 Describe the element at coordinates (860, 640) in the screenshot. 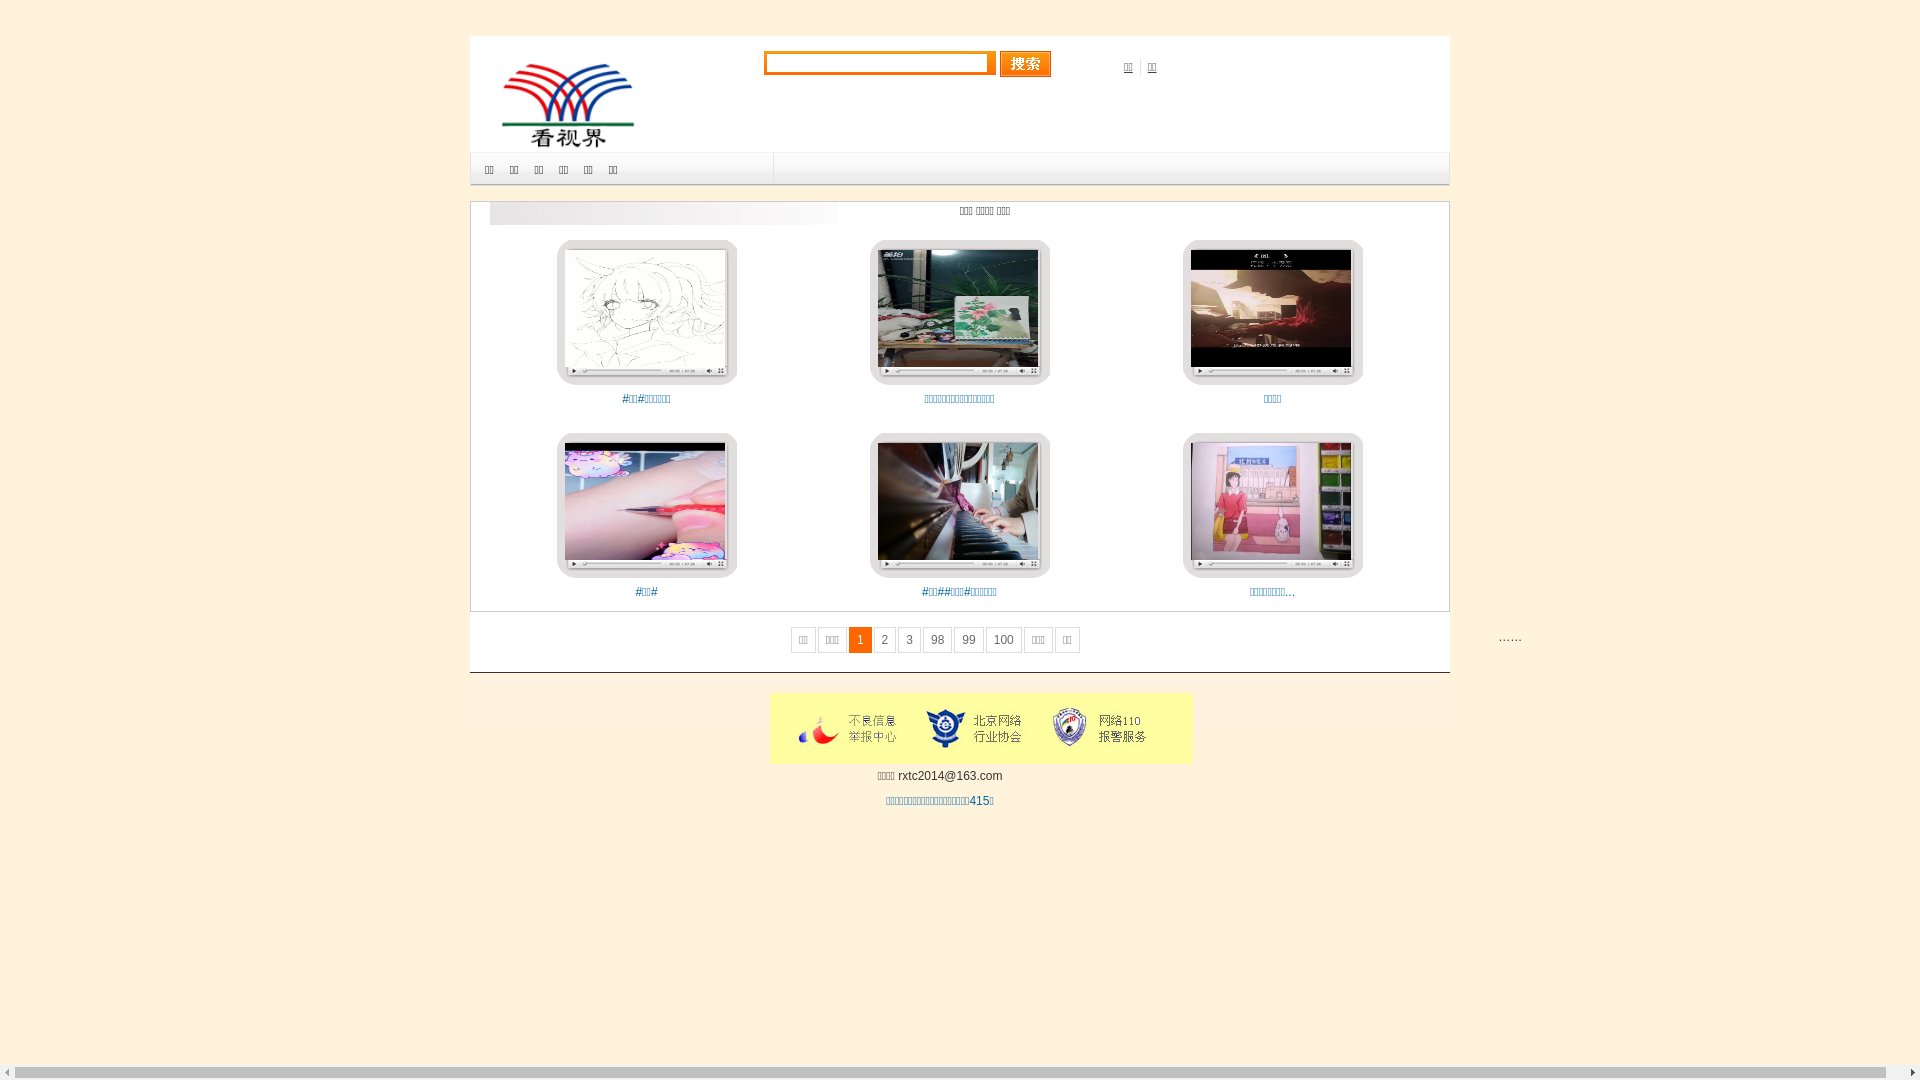

I see `'1'` at that location.